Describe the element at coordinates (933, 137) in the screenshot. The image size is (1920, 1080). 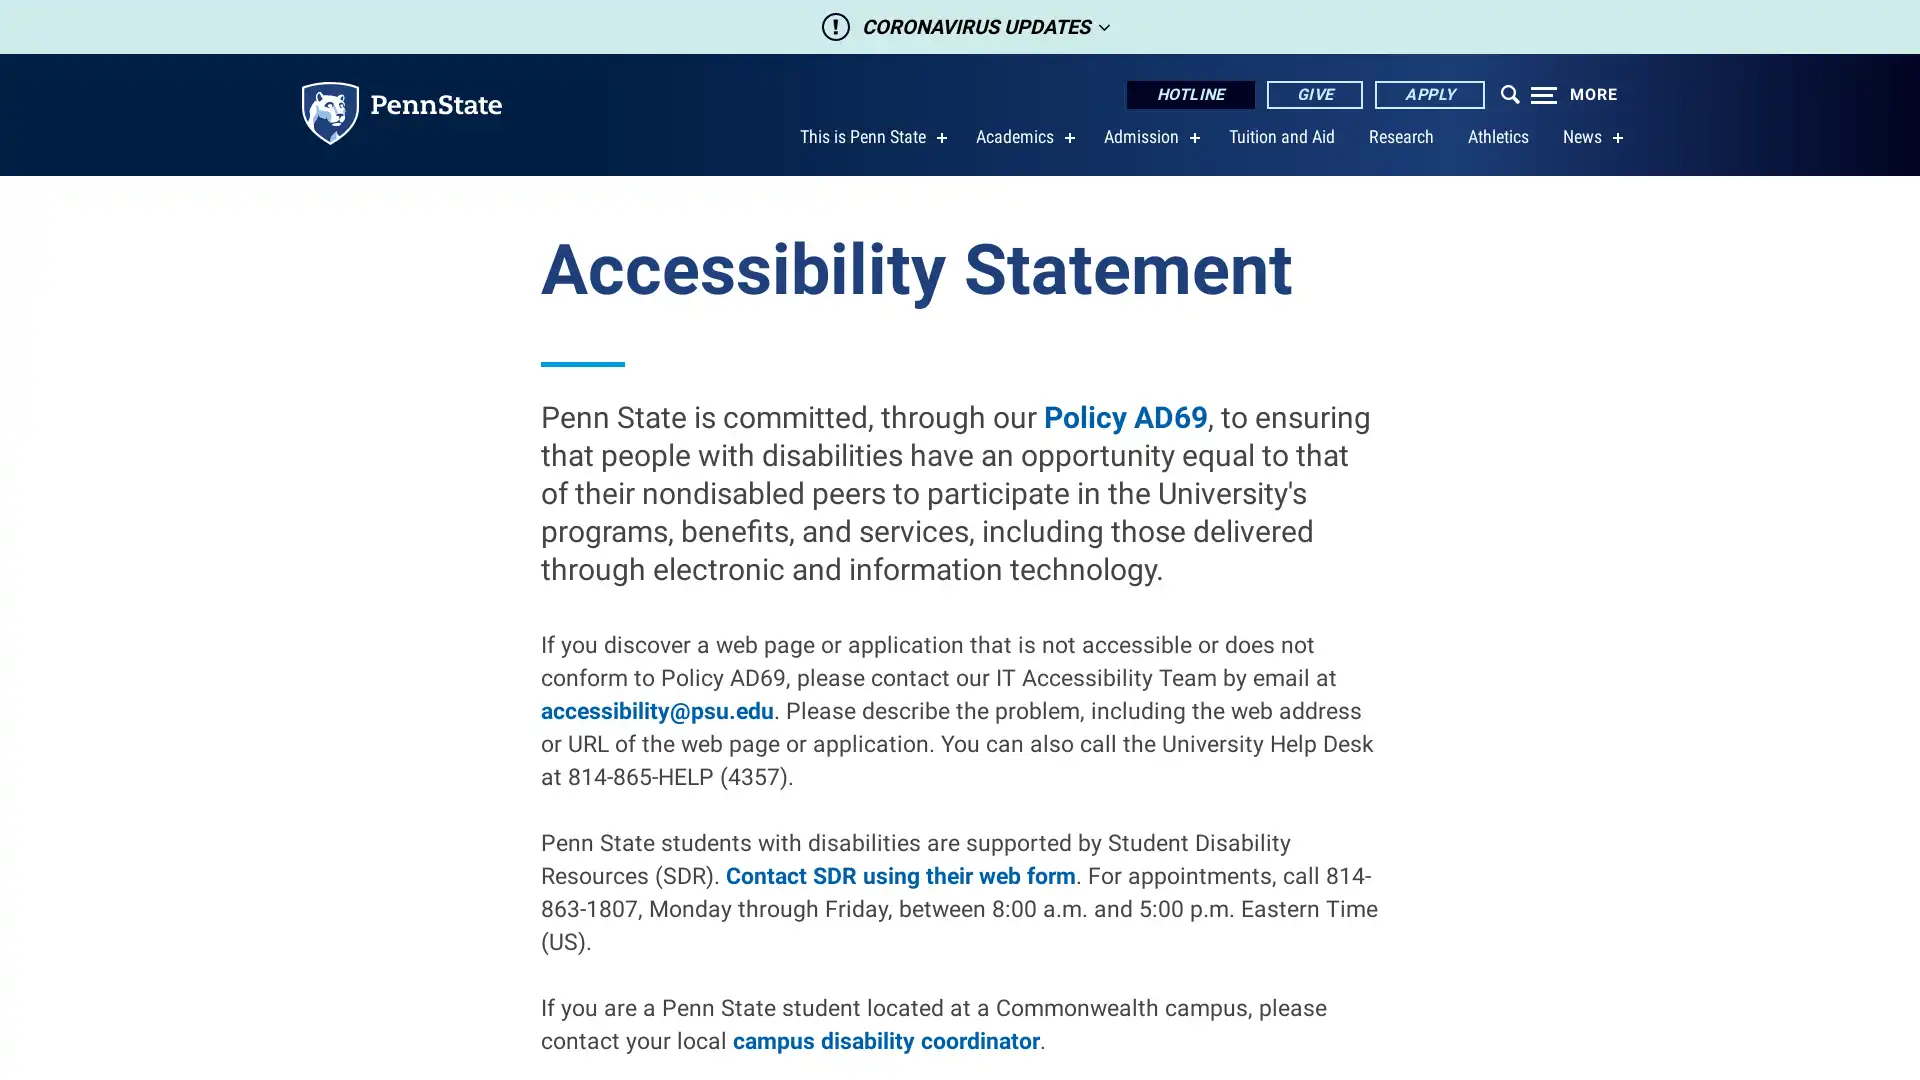
I see `show submenu for This is Penn State` at that location.